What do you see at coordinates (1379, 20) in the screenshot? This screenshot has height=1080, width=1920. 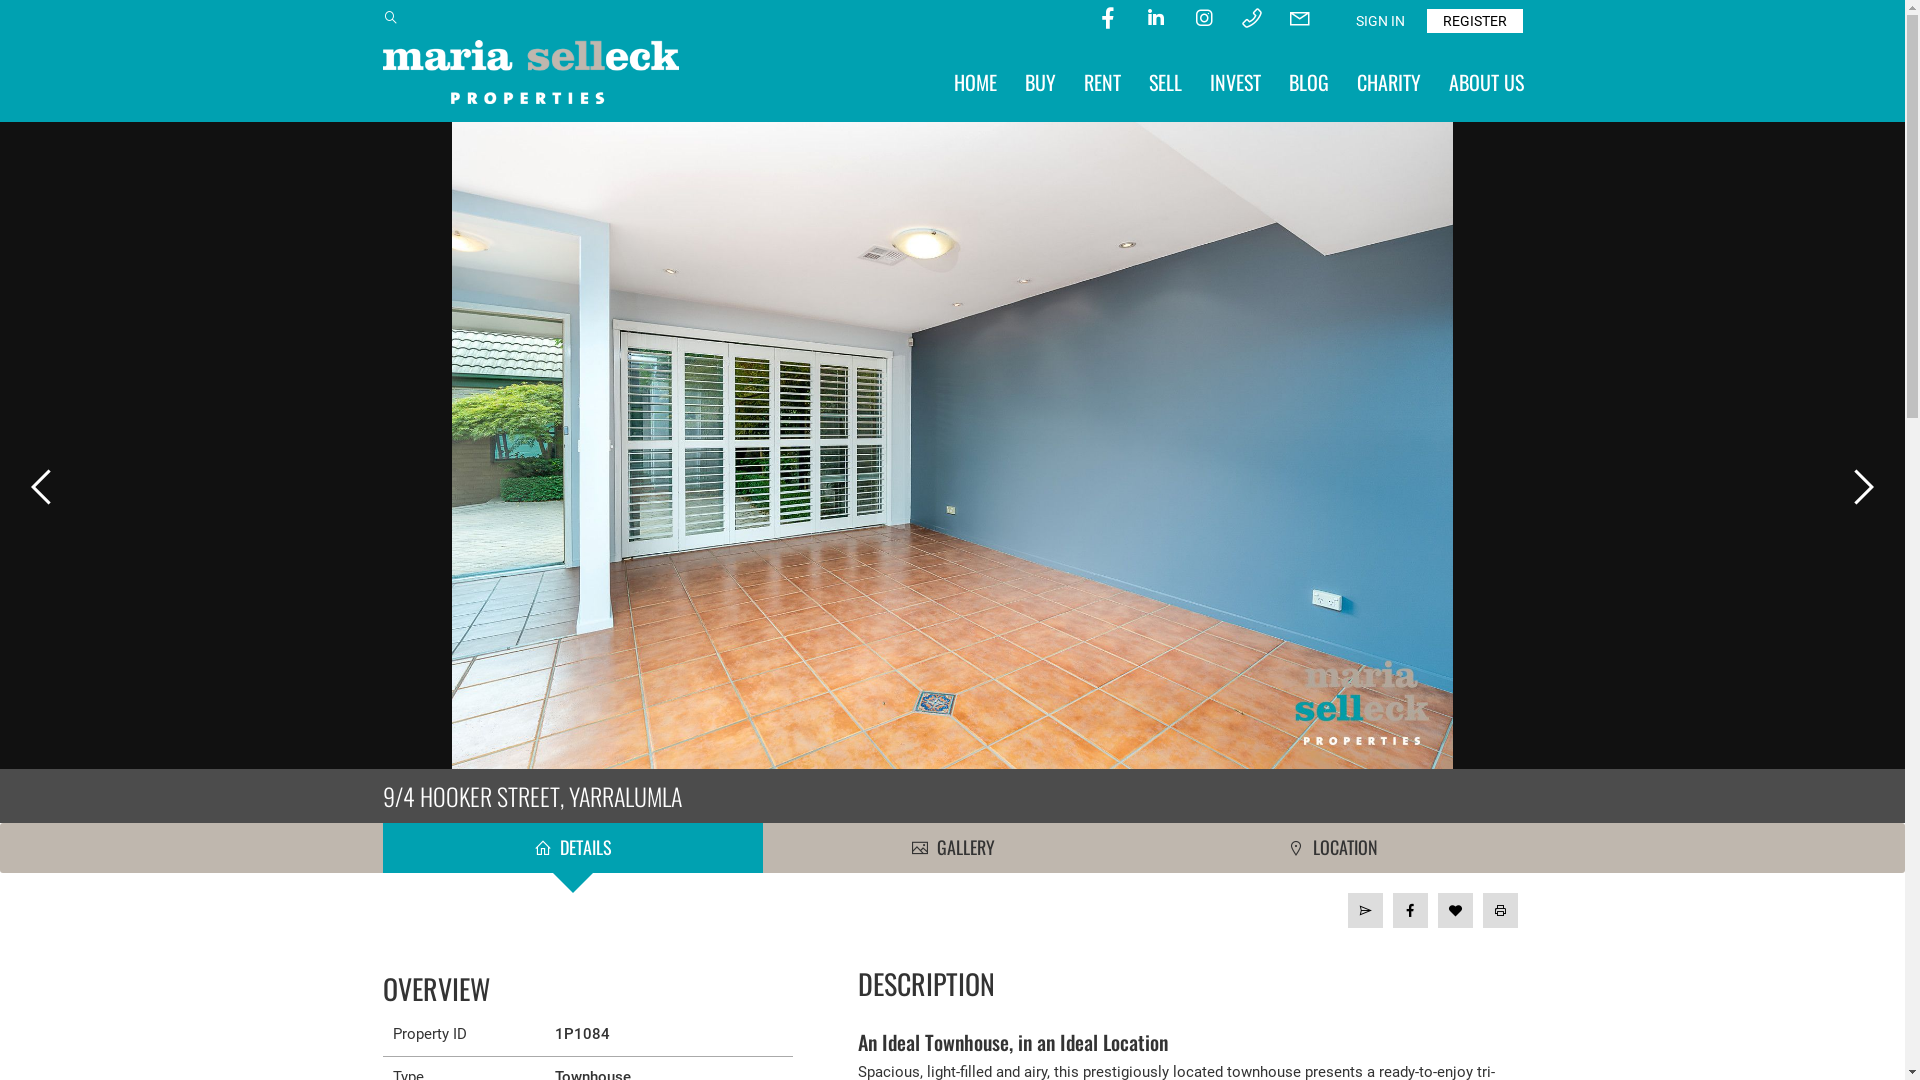 I see `'SIGN IN'` at bounding box center [1379, 20].